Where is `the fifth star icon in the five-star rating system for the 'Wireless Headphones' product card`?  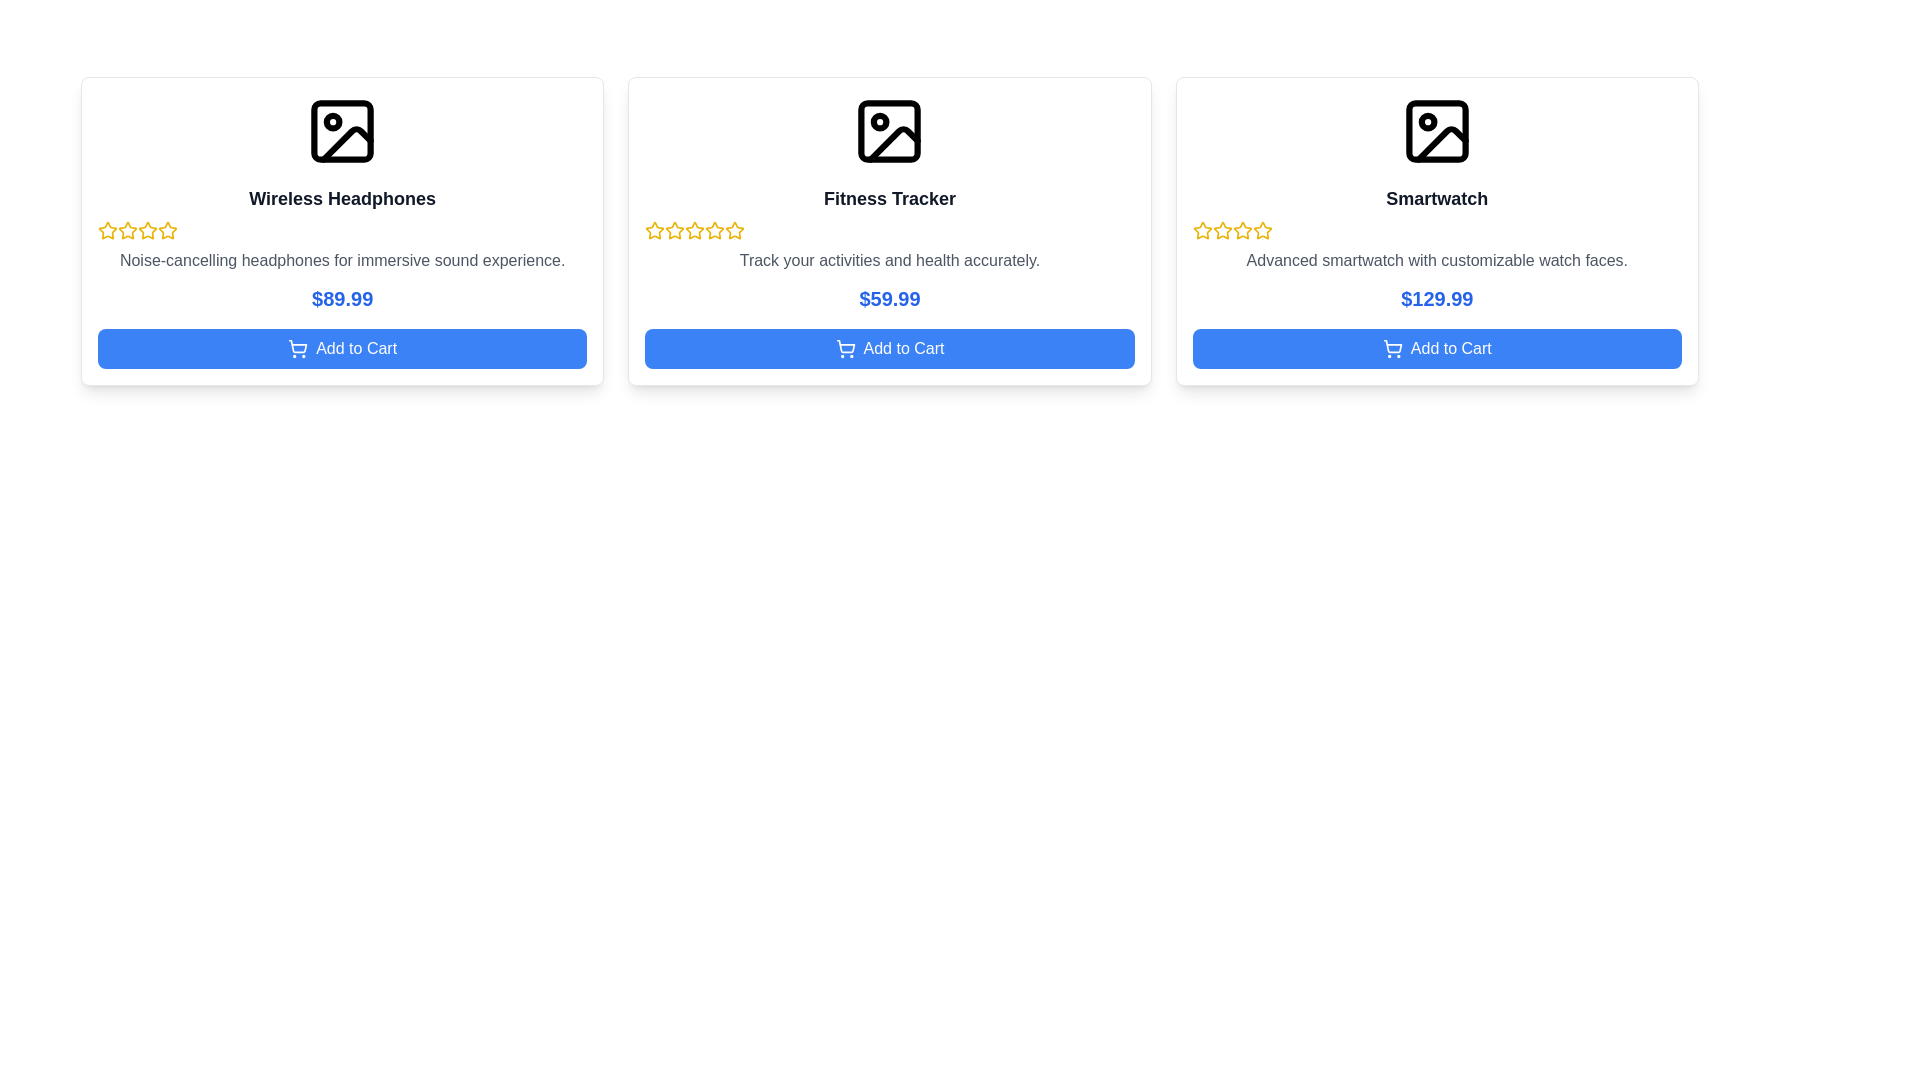
the fifth star icon in the five-star rating system for the 'Wireless Headphones' product card is located at coordinates (168, 230).